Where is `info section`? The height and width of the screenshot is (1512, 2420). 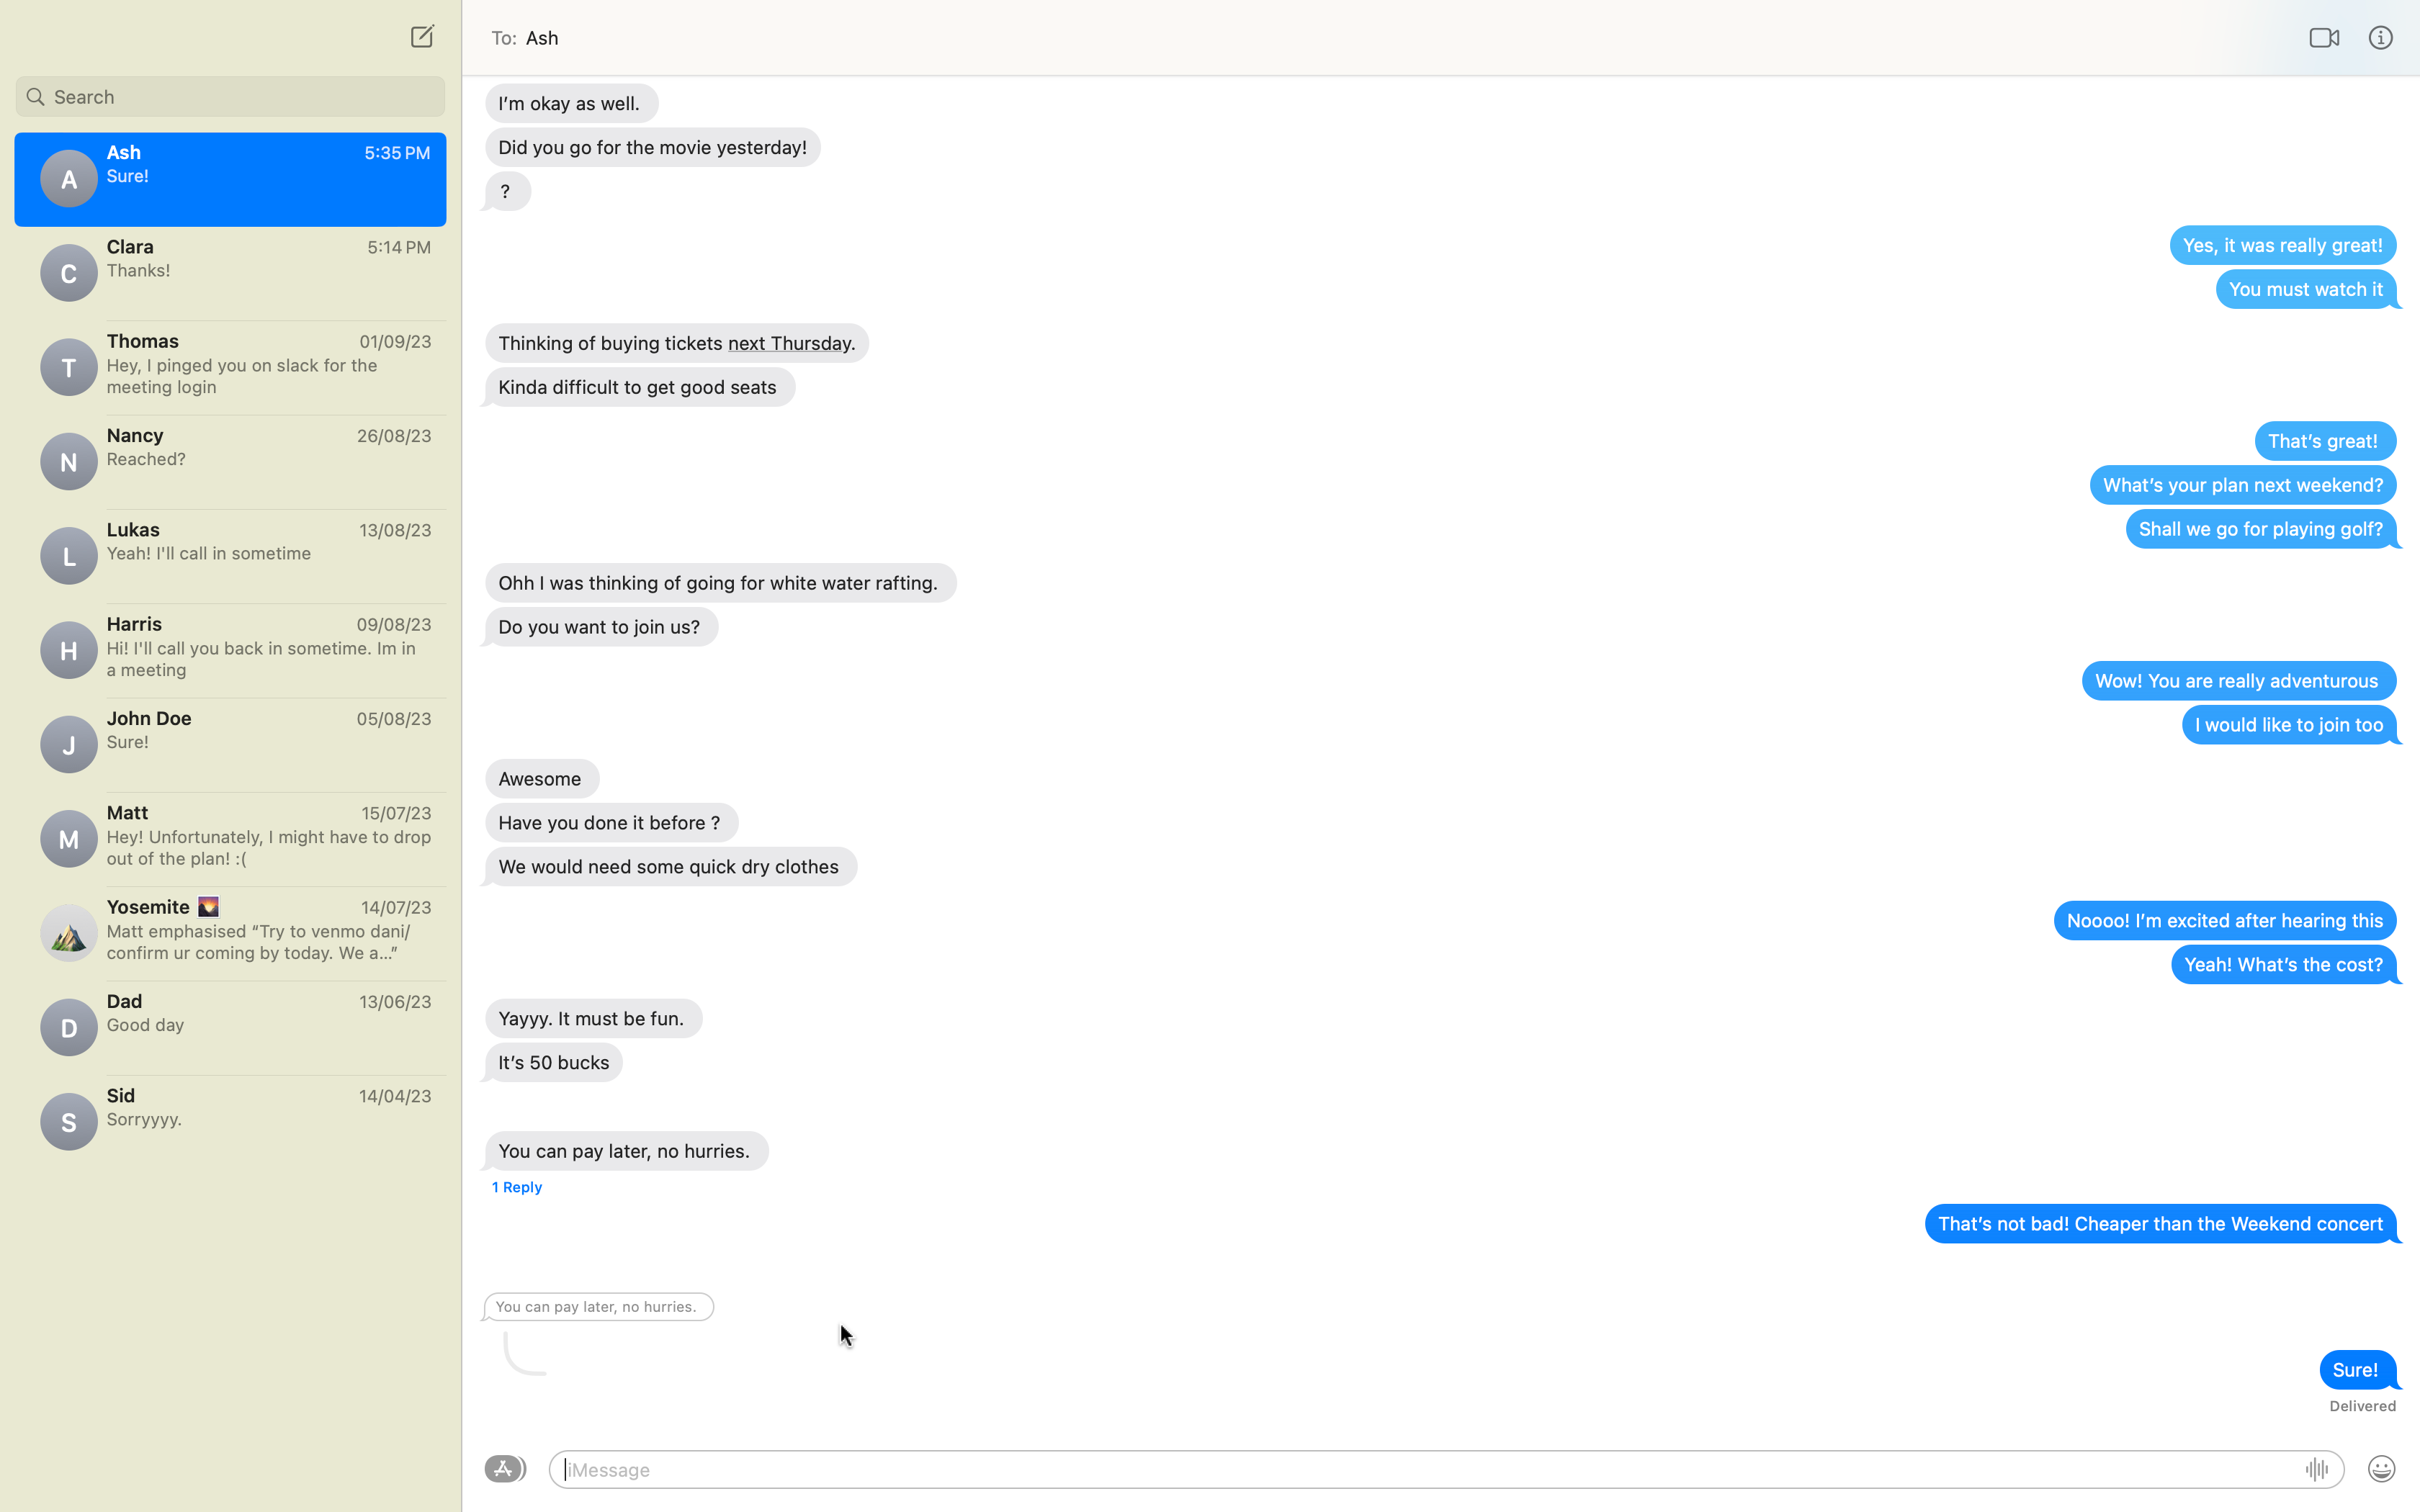 info section is located at coordinates (2381, 37).